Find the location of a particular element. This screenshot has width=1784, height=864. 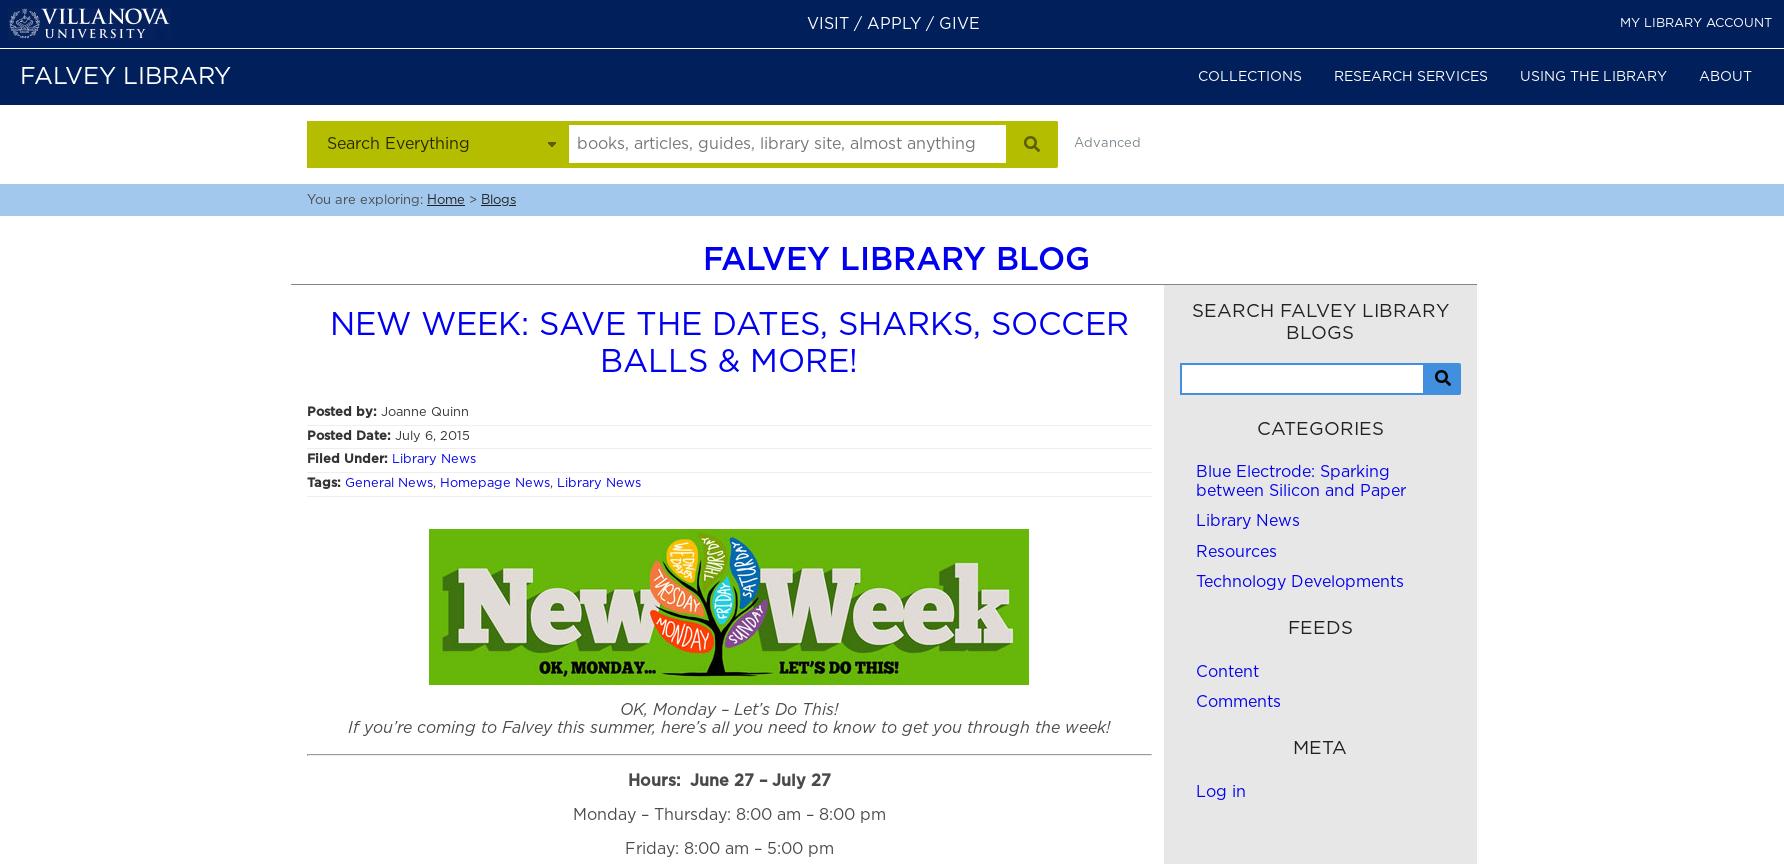

'APPLY' is located at coordinates (893, 24).